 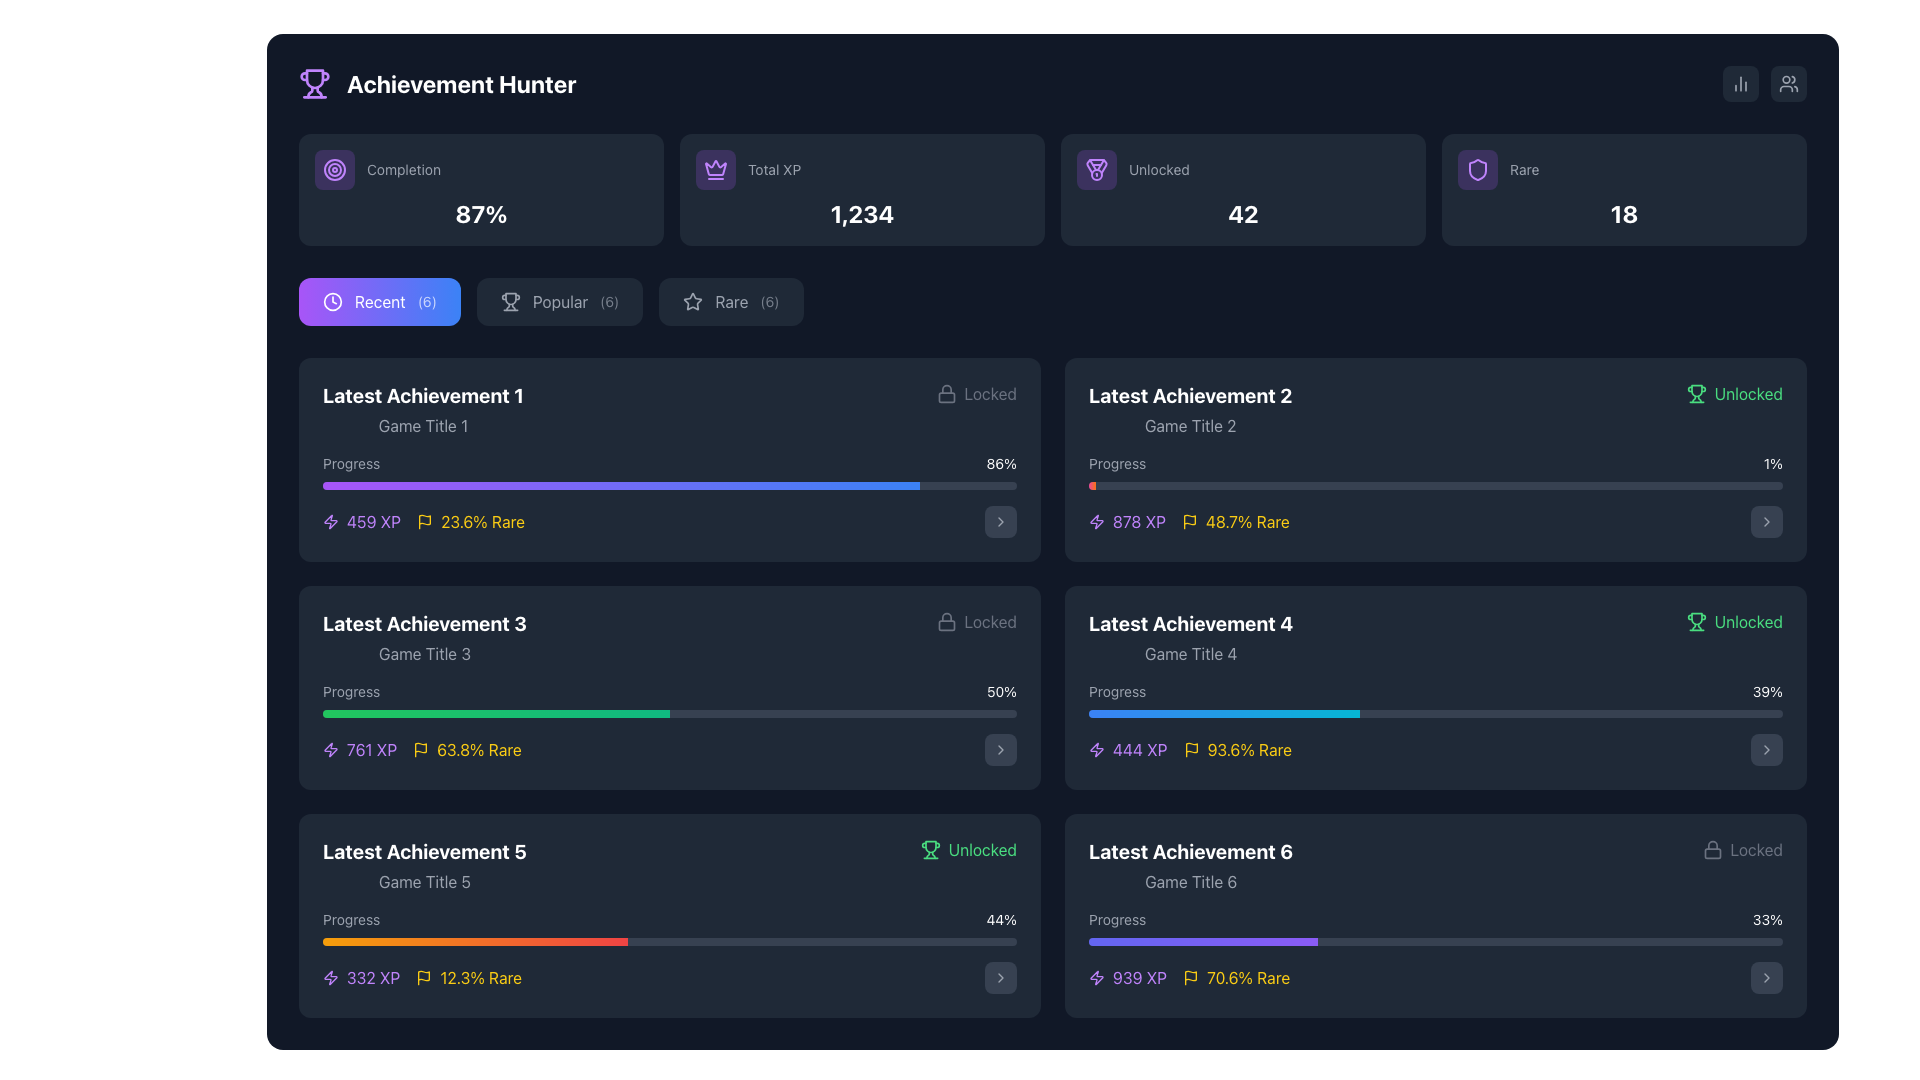 I want to click on the Progress indicator bar of 'Latest Achievement 6', which is a rectangular bar with a gradient fill from indigo to violet, indicating 33% progress, so click(x=1202, y=941).